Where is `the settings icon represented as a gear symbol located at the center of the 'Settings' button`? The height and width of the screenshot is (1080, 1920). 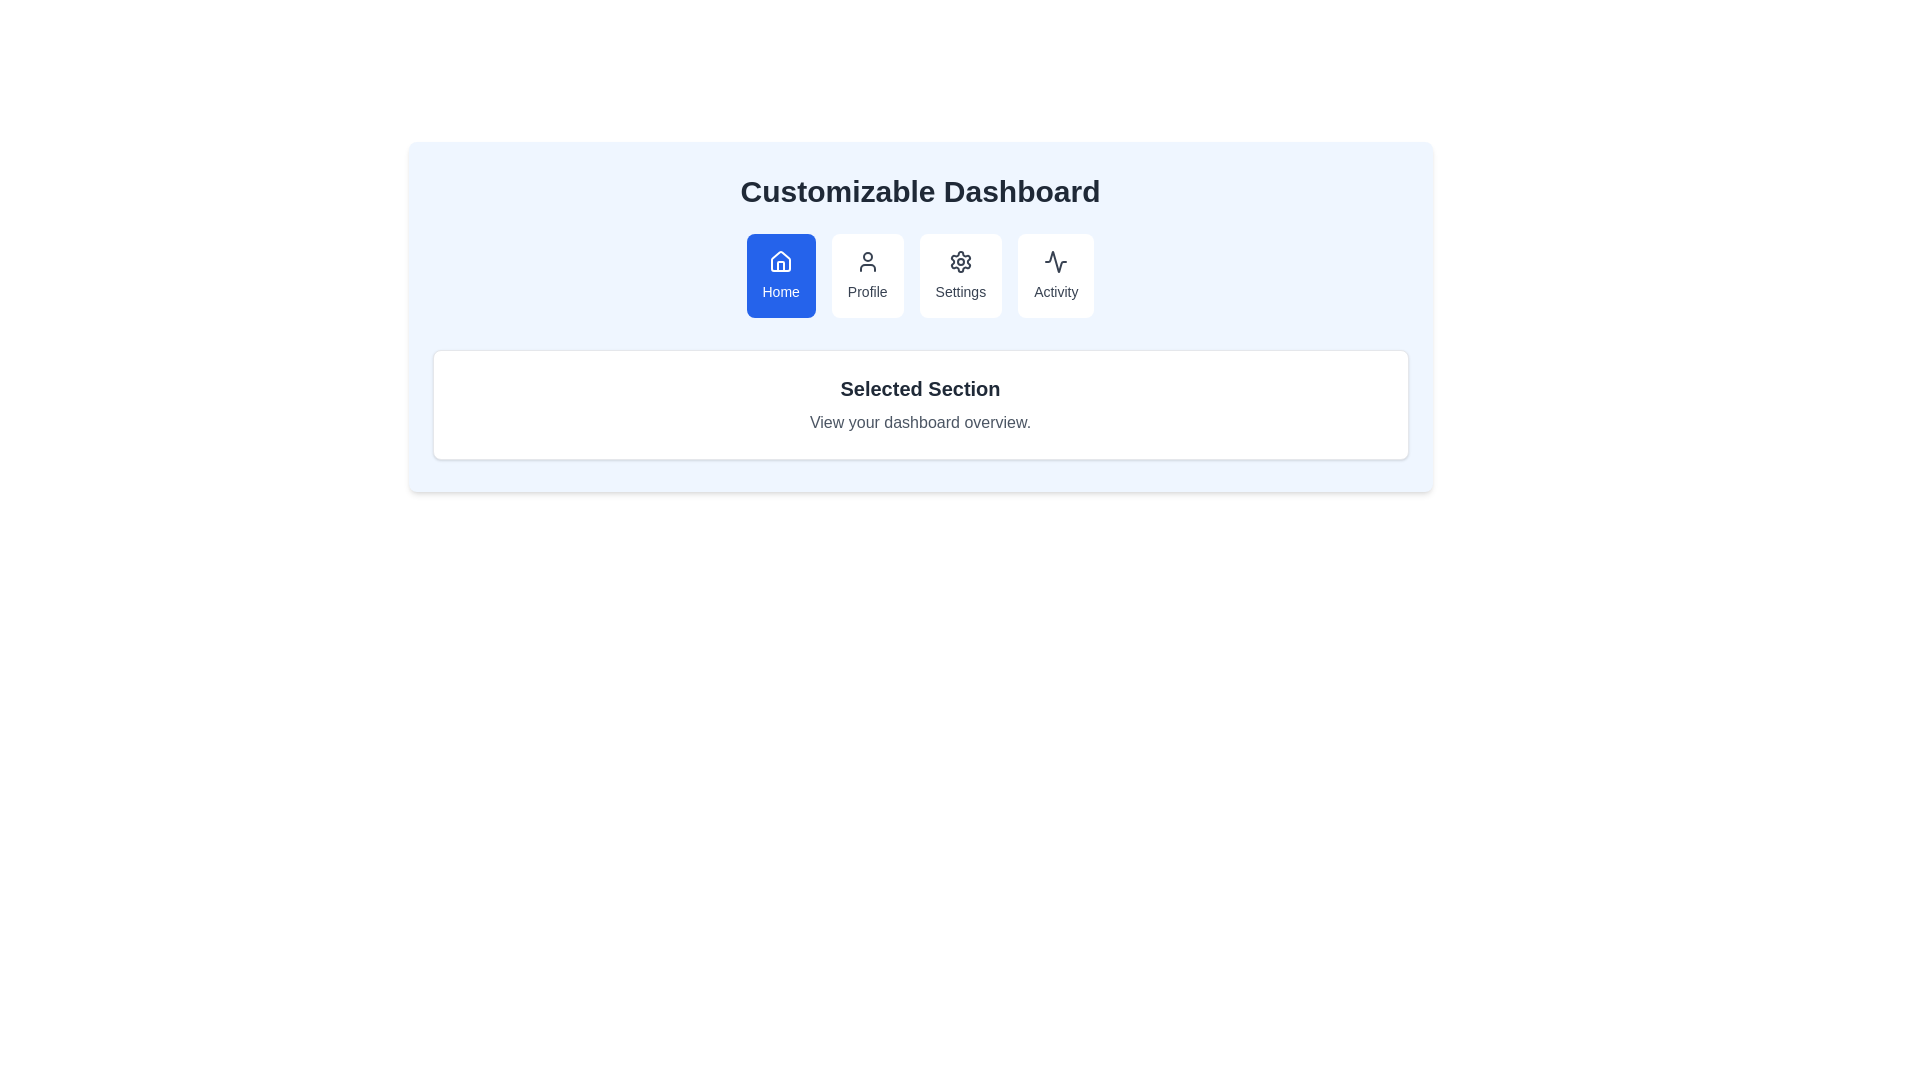
the settings icon represented as a gear symbol located at the center of the 'Settings' button is located at coordinates (960, 261).